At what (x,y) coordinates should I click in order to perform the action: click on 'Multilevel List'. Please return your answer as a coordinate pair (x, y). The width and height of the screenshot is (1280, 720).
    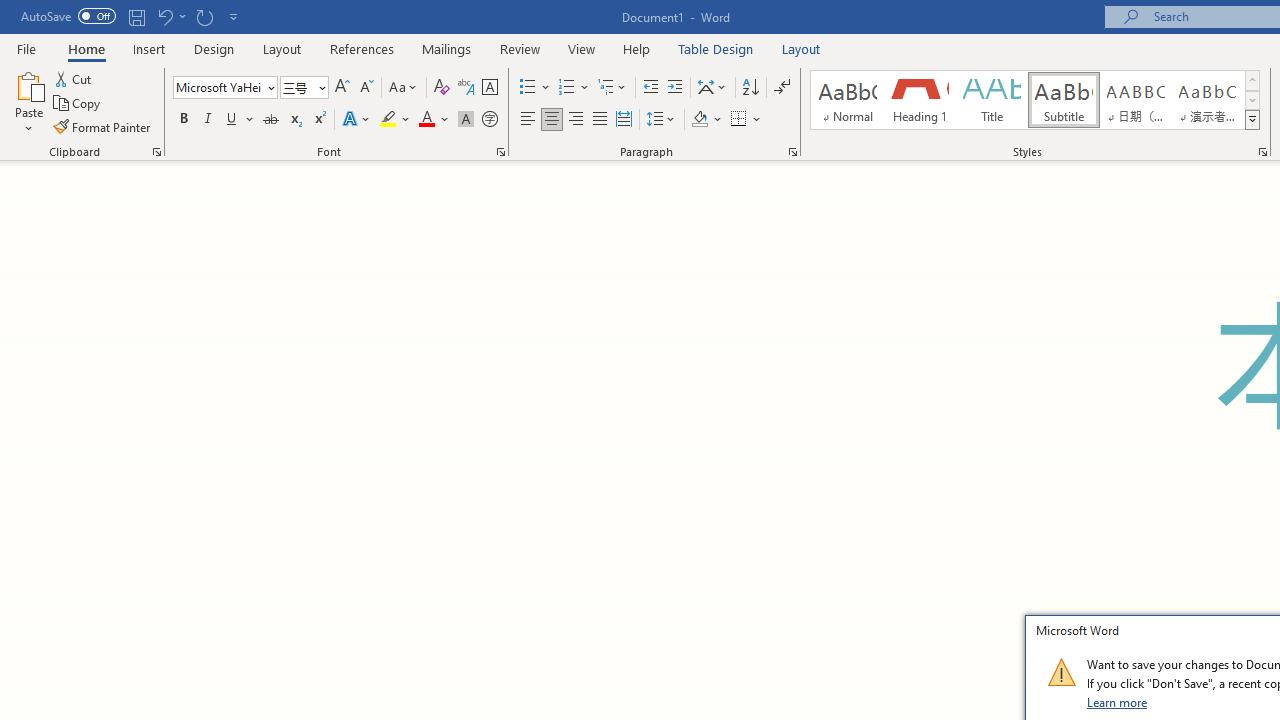
    Looking at the image, I should click on (612, 86).